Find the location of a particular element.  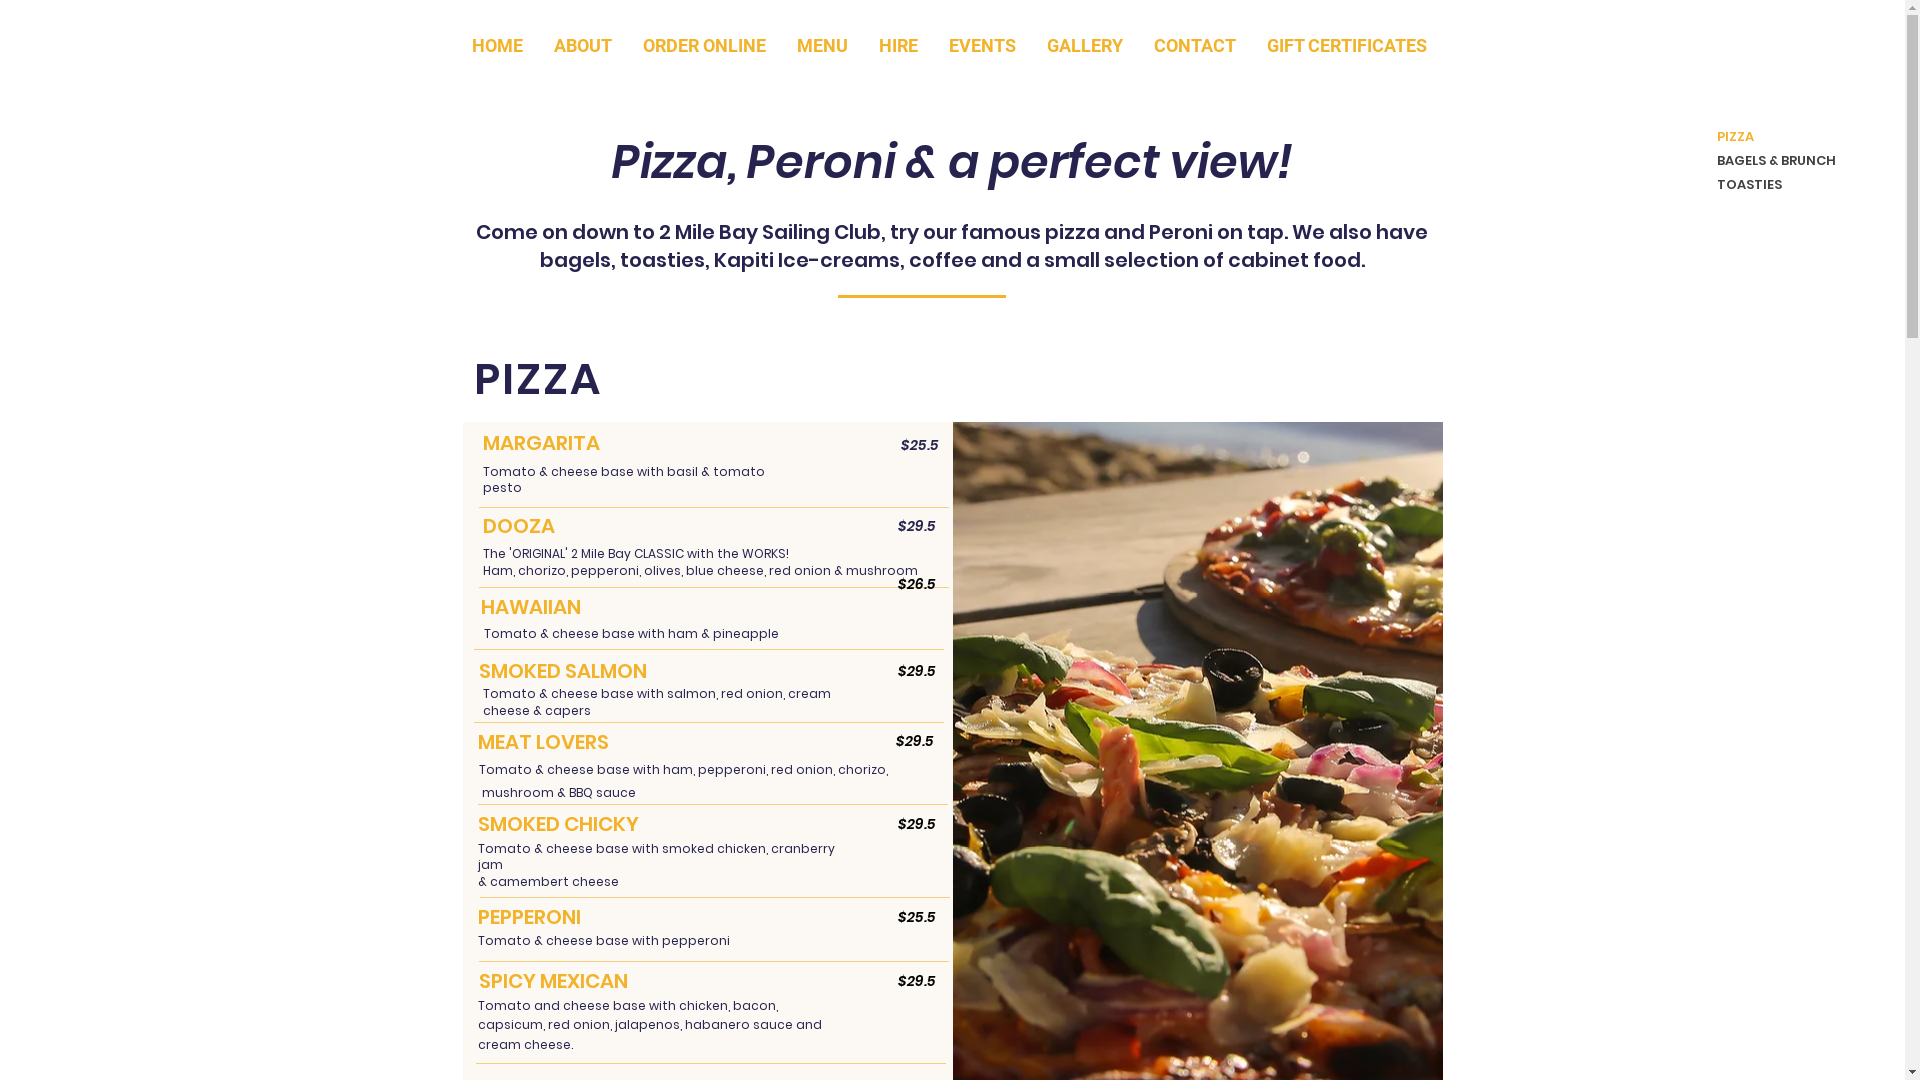

'BAGELS & BRUNCH' is located at coordinates (1767, 160).